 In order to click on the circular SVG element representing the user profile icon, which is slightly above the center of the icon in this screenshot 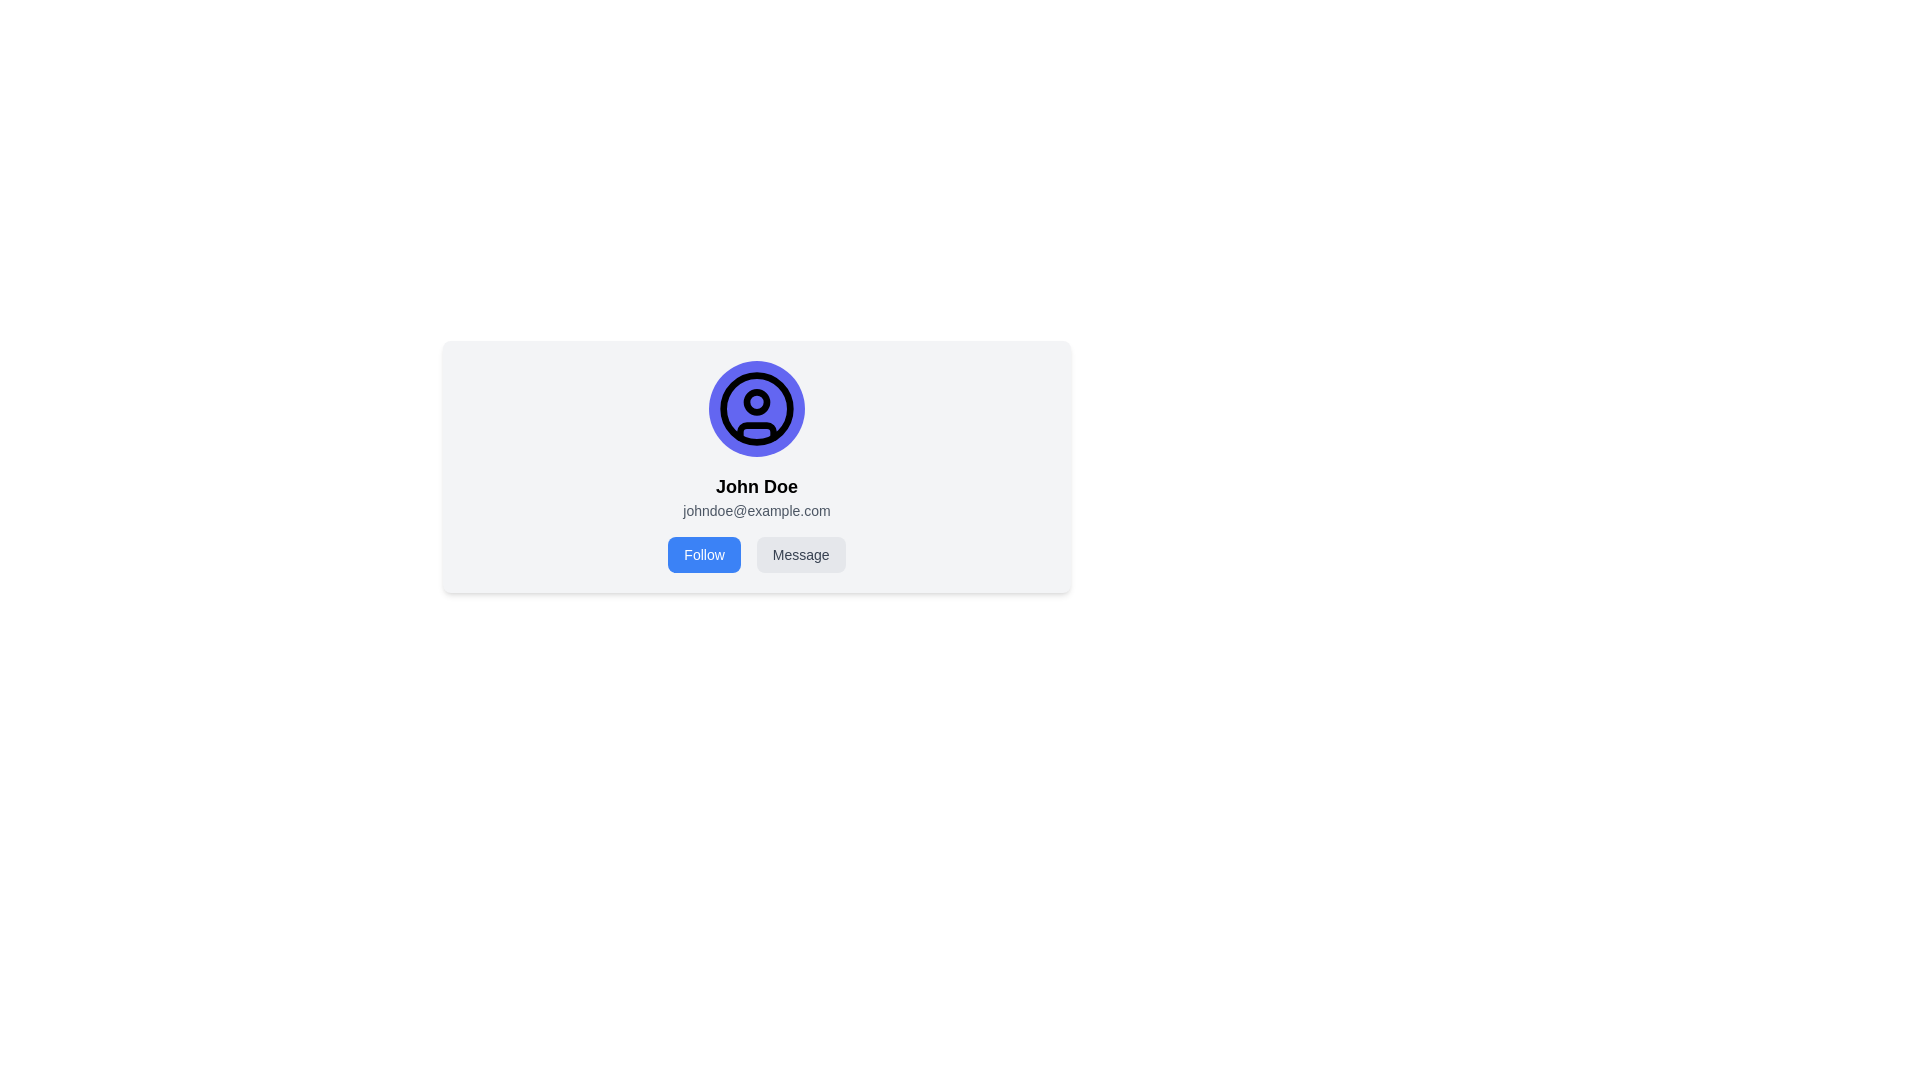, I will do `click(756, 402)`.